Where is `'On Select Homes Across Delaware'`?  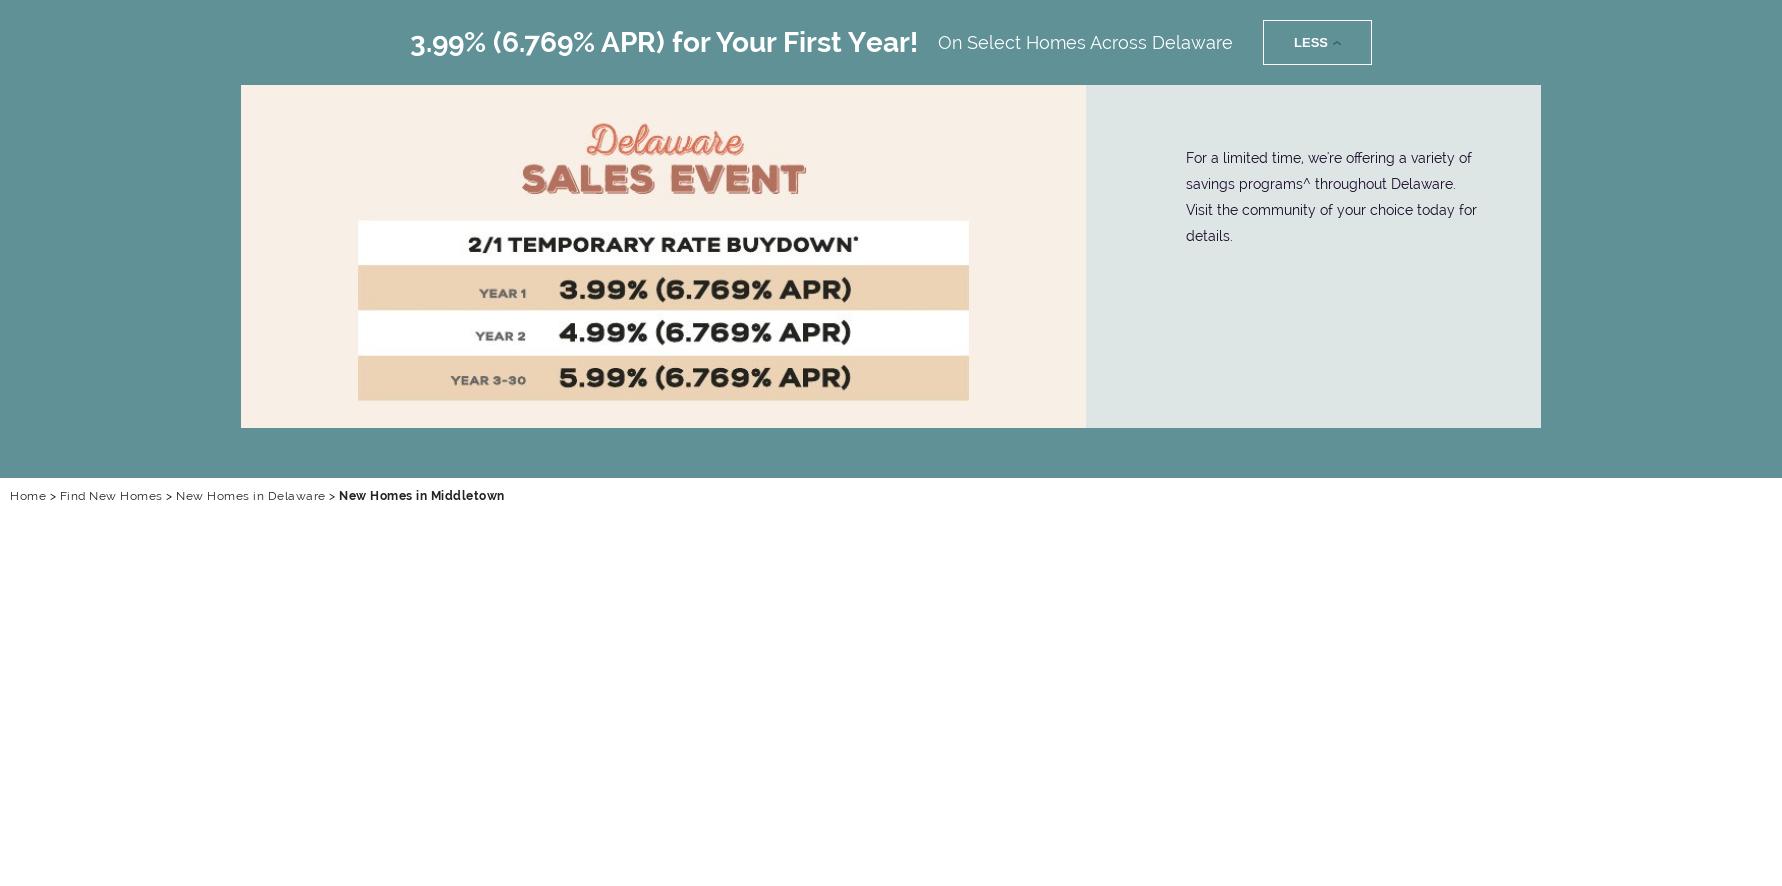
'On Select Homes Across Delaware' is located at coordinates (1085, 41).